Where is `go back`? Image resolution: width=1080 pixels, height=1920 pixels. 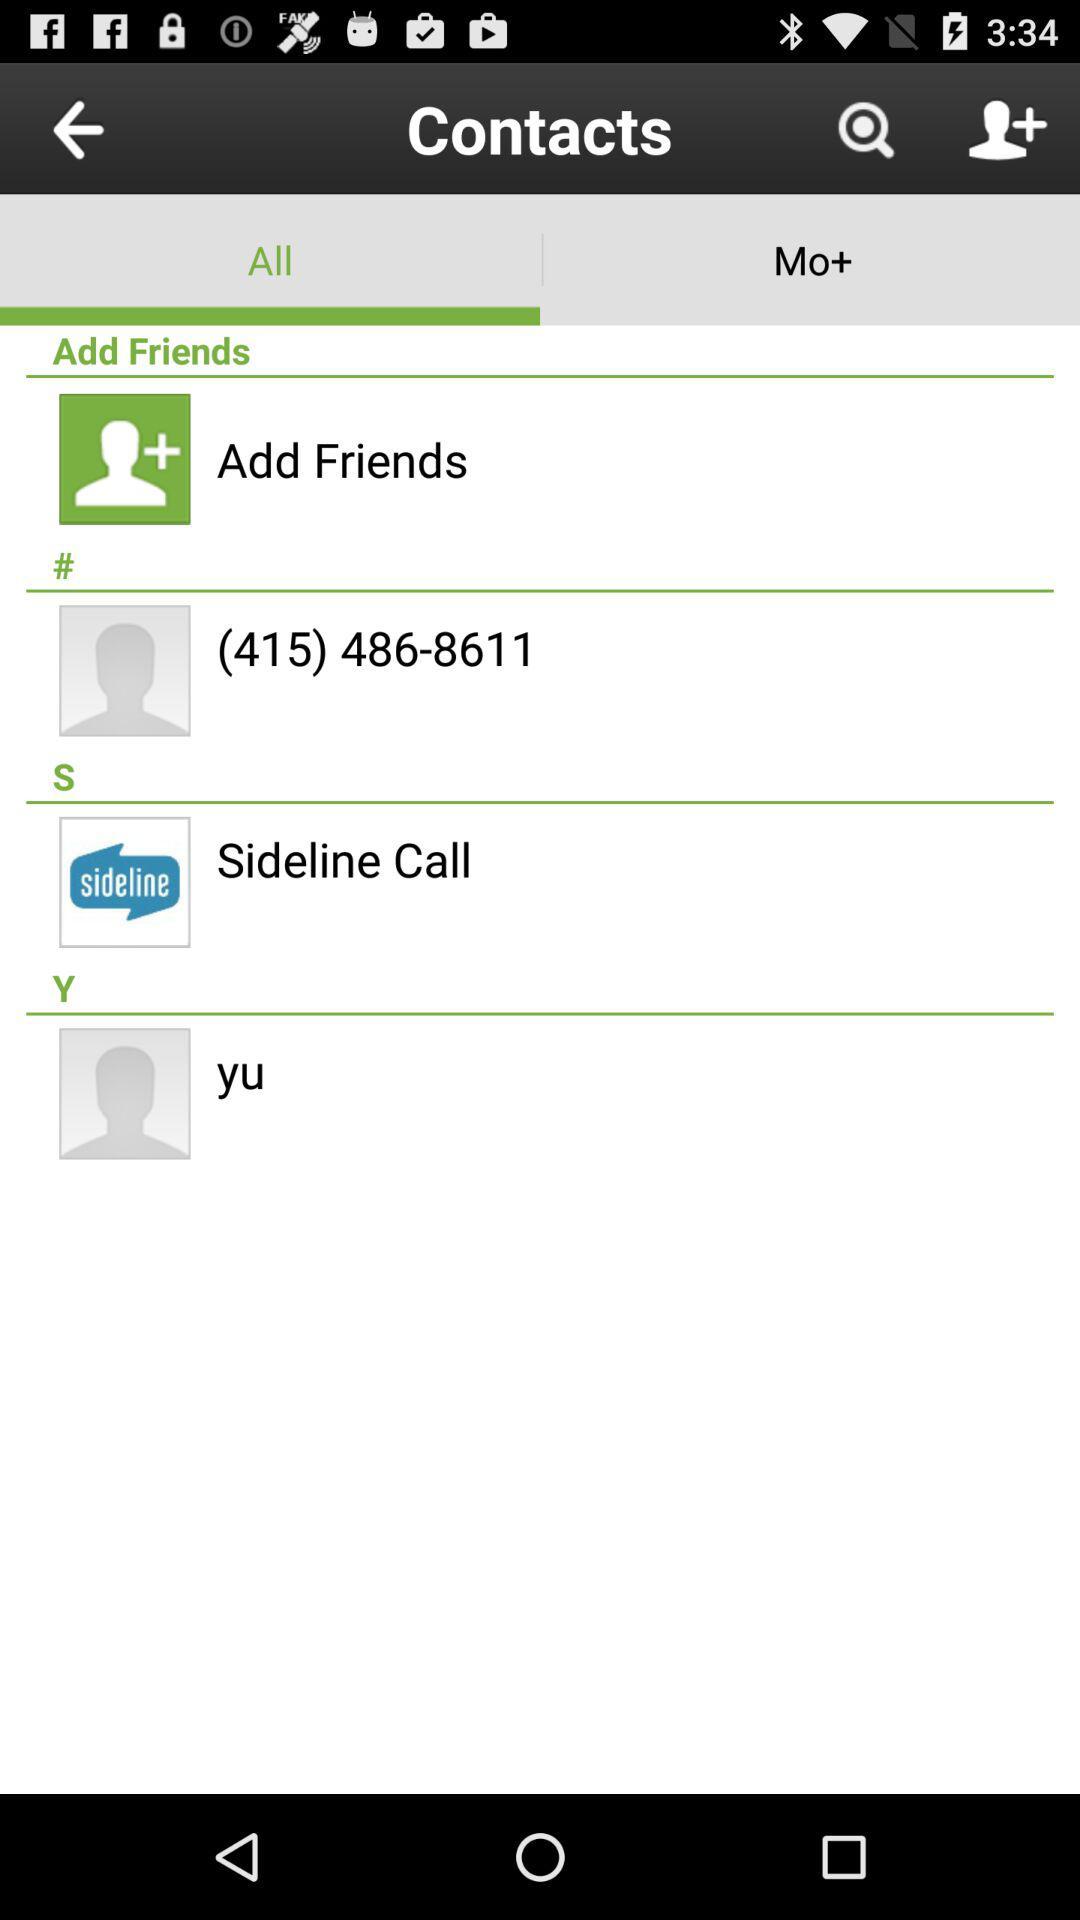 go back is located at coordinates (124, 127).